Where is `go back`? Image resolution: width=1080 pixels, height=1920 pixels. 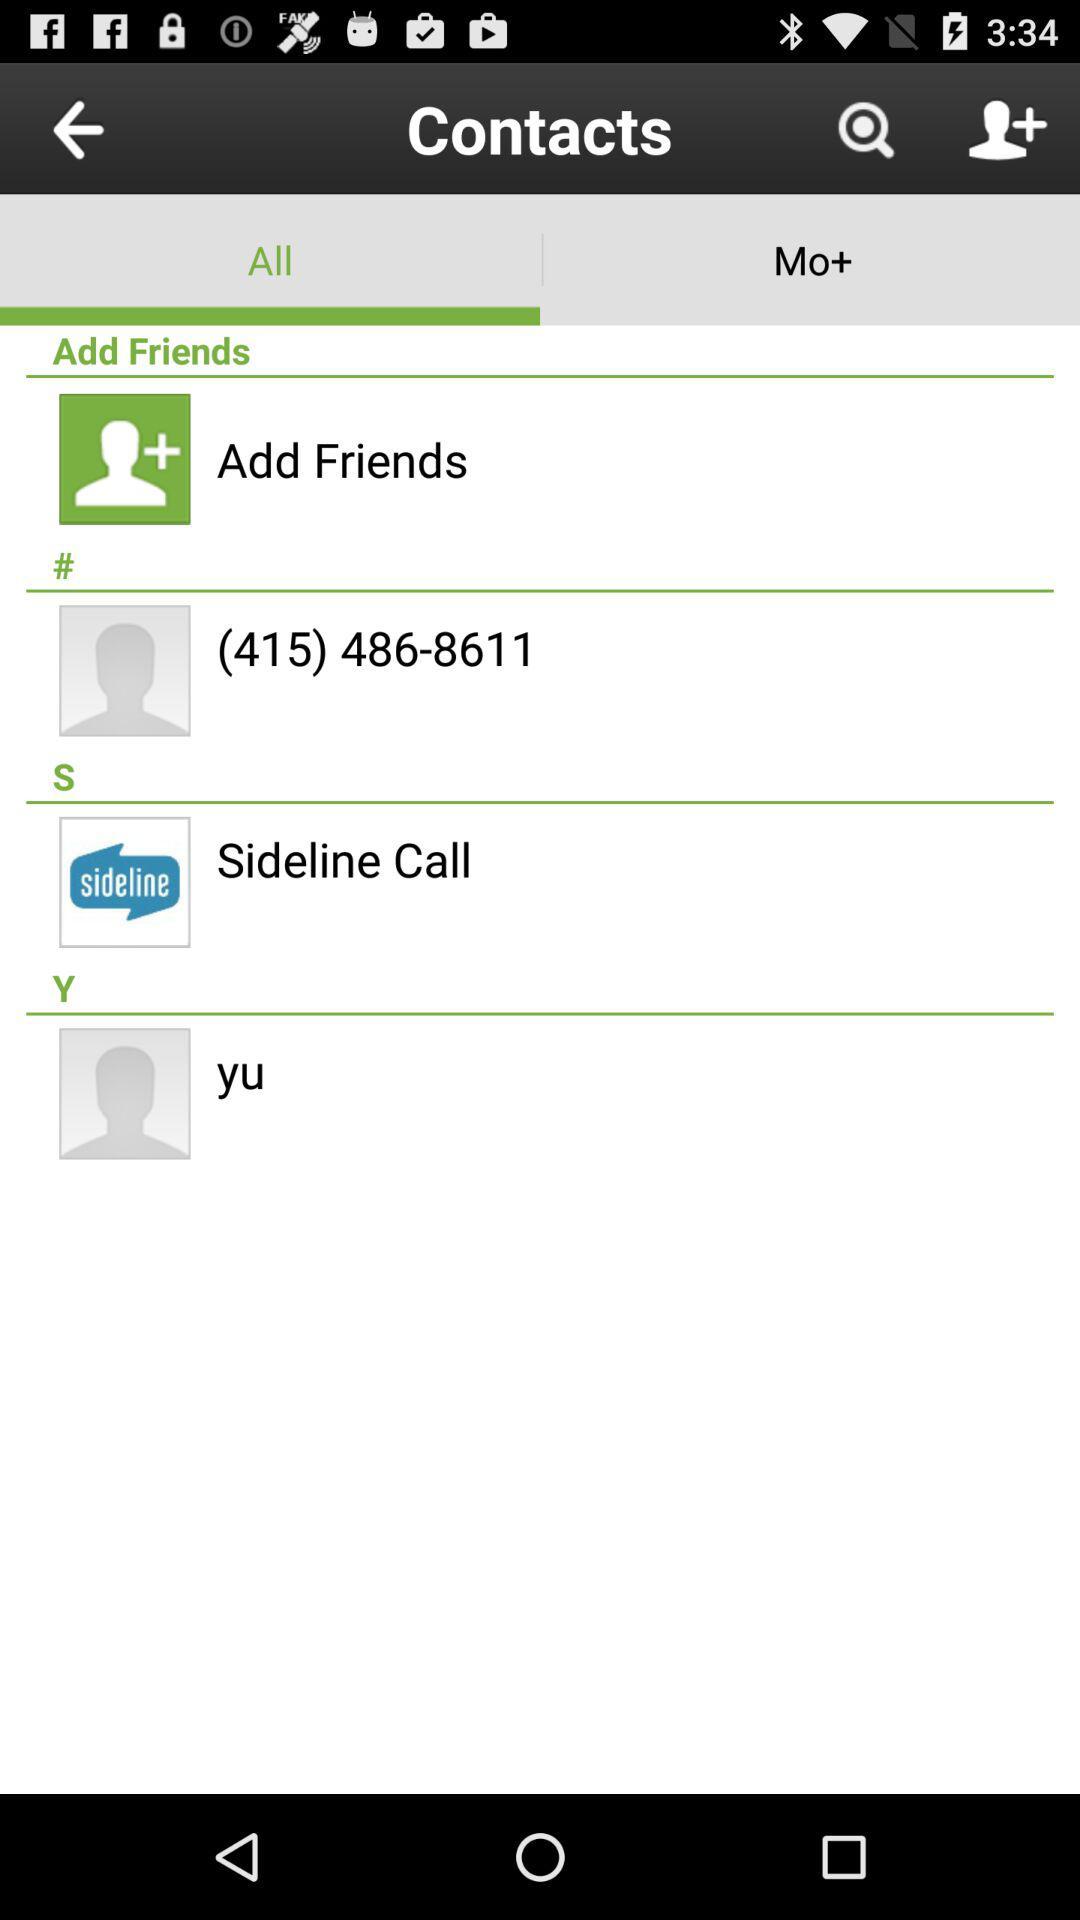 go back is located at coordinates (124, 127).